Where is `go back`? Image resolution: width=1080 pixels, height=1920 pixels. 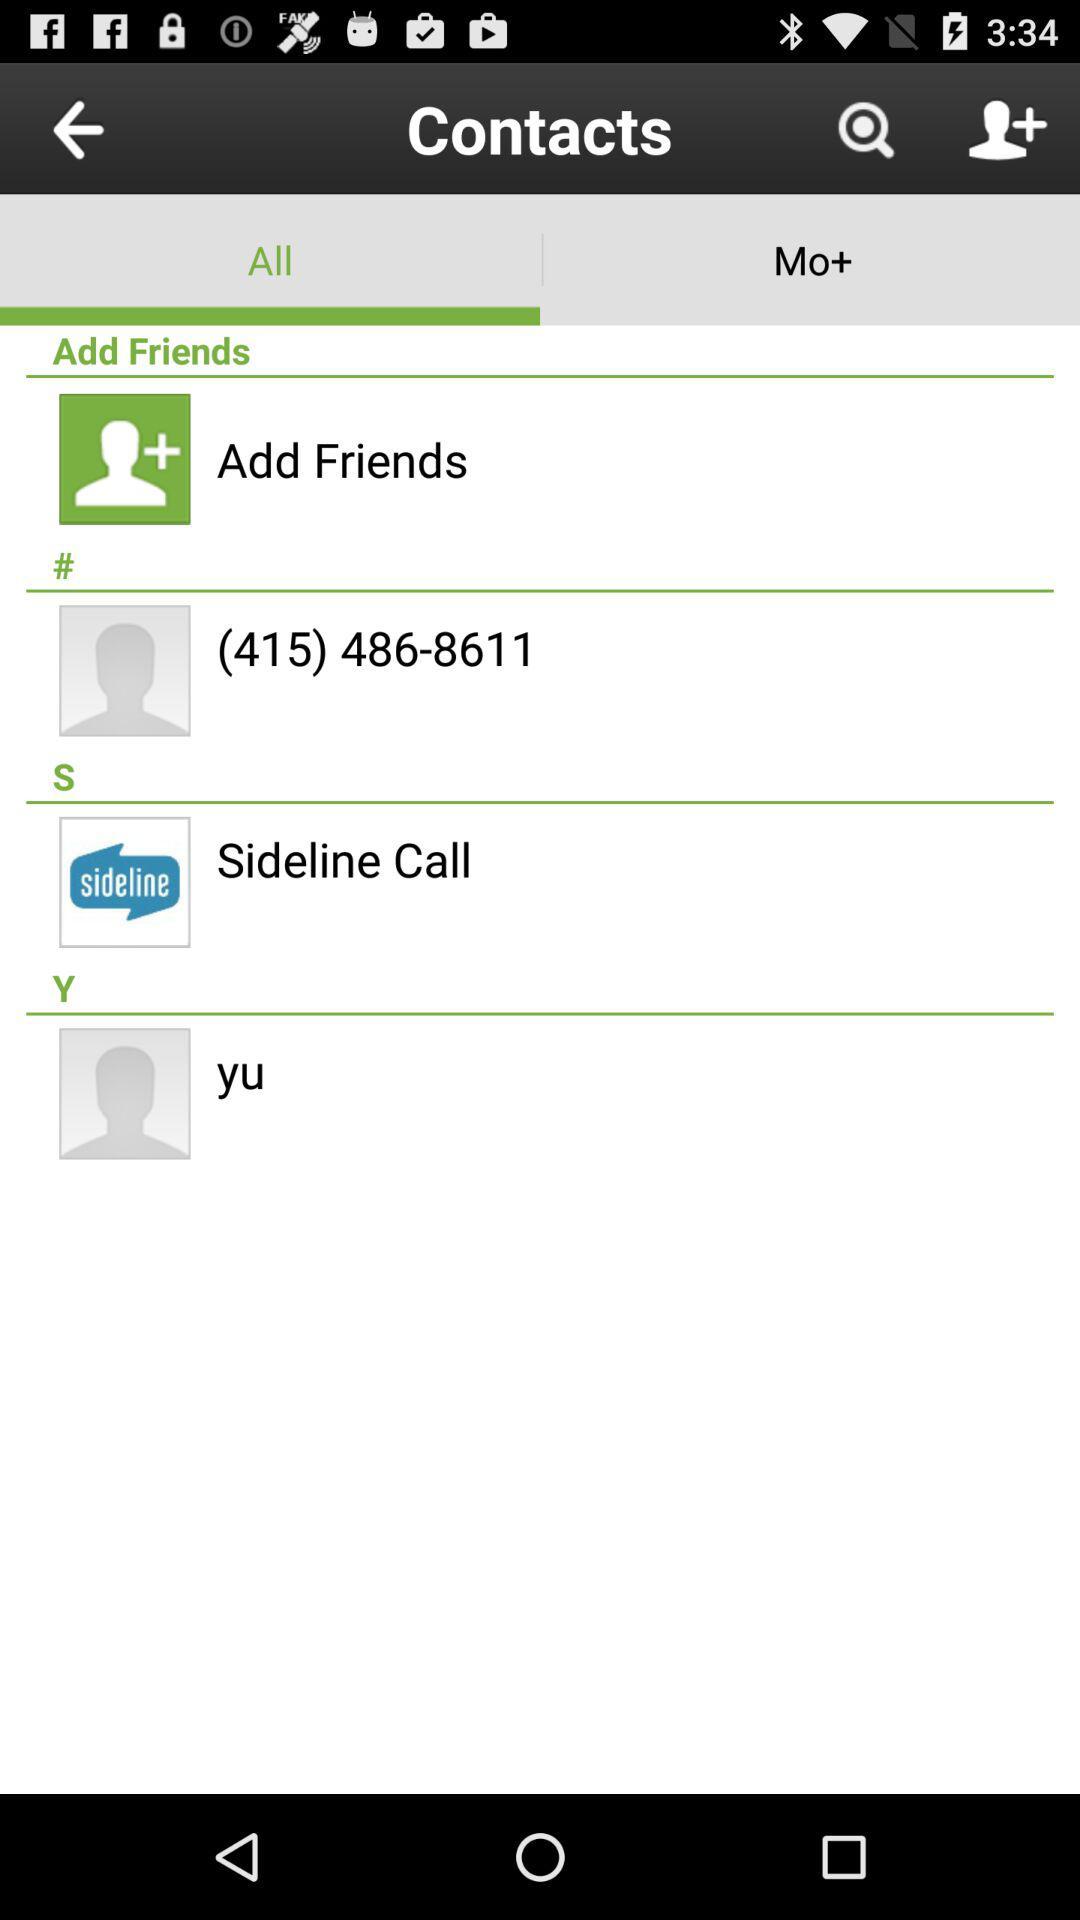 go back is located at coordinates (124, 127).